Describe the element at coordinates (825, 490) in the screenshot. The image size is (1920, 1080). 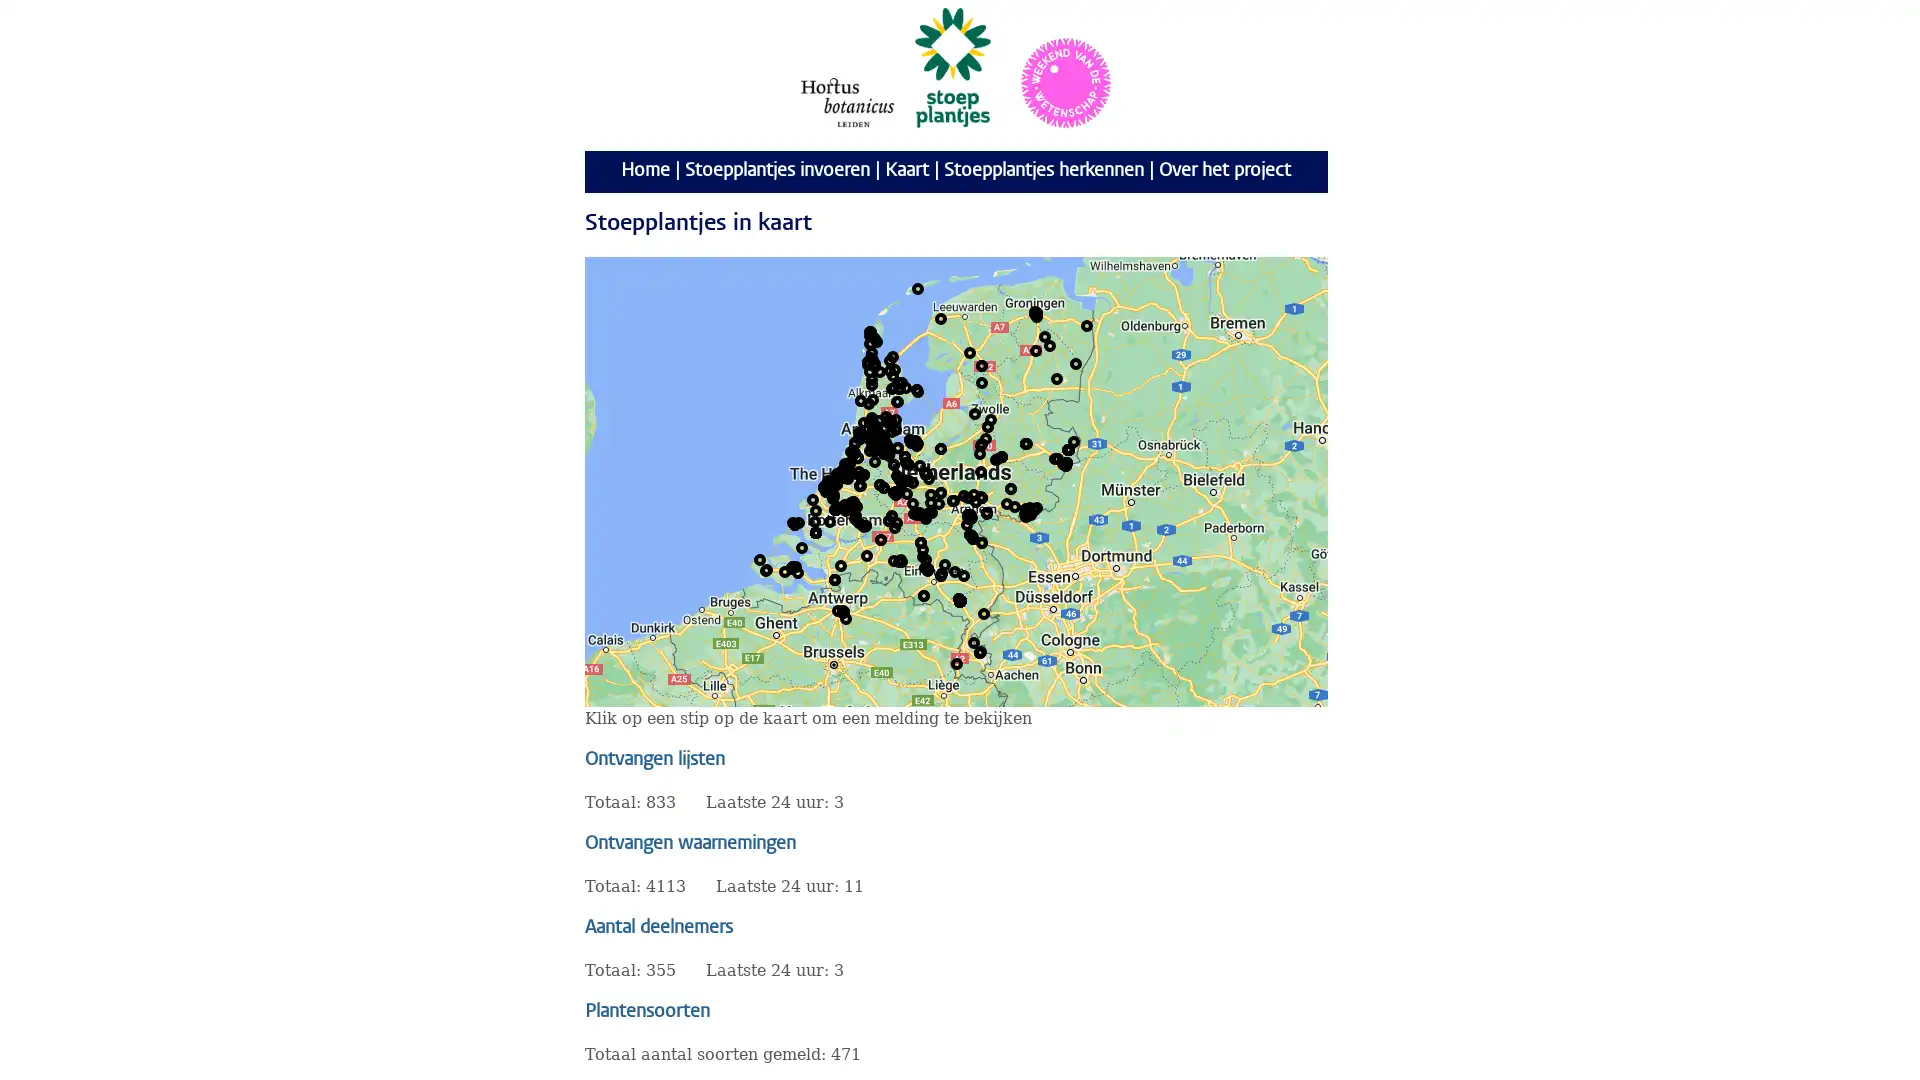
I see `Telling van op 09 oktober 2021` at that location.